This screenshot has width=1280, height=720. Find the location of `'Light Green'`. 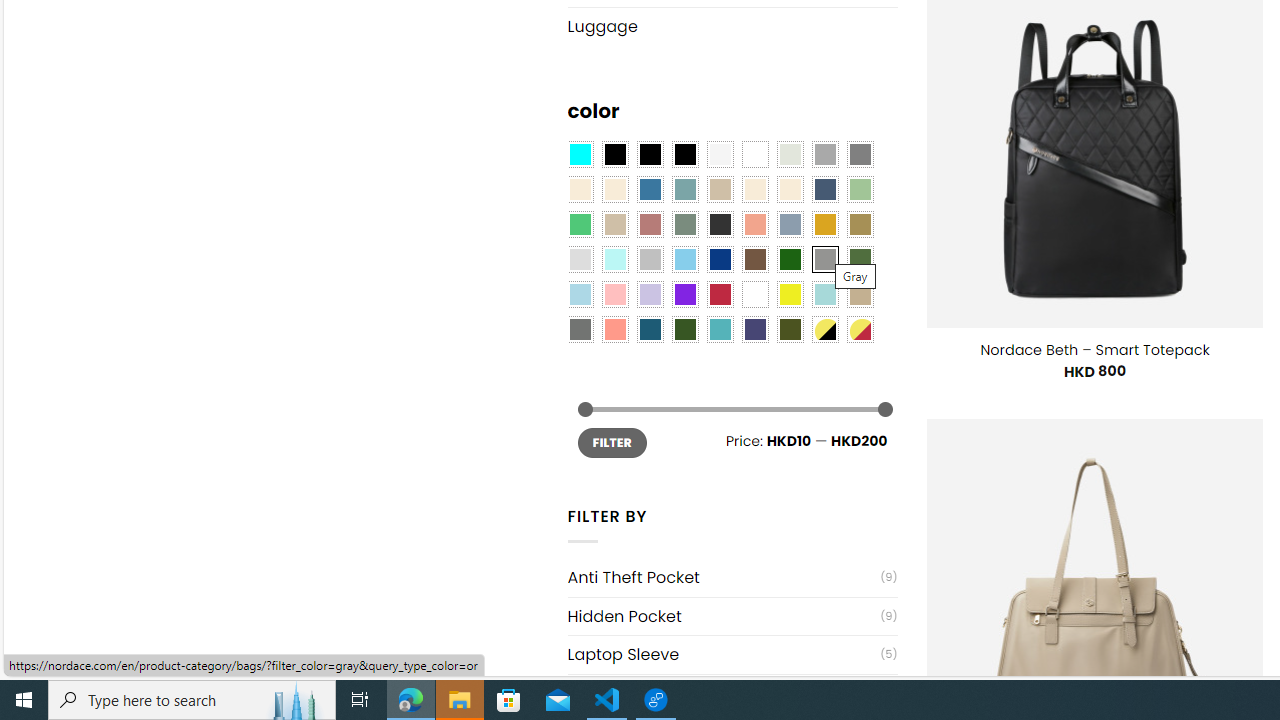

'Light Green' is located at coordinates (860, 190).